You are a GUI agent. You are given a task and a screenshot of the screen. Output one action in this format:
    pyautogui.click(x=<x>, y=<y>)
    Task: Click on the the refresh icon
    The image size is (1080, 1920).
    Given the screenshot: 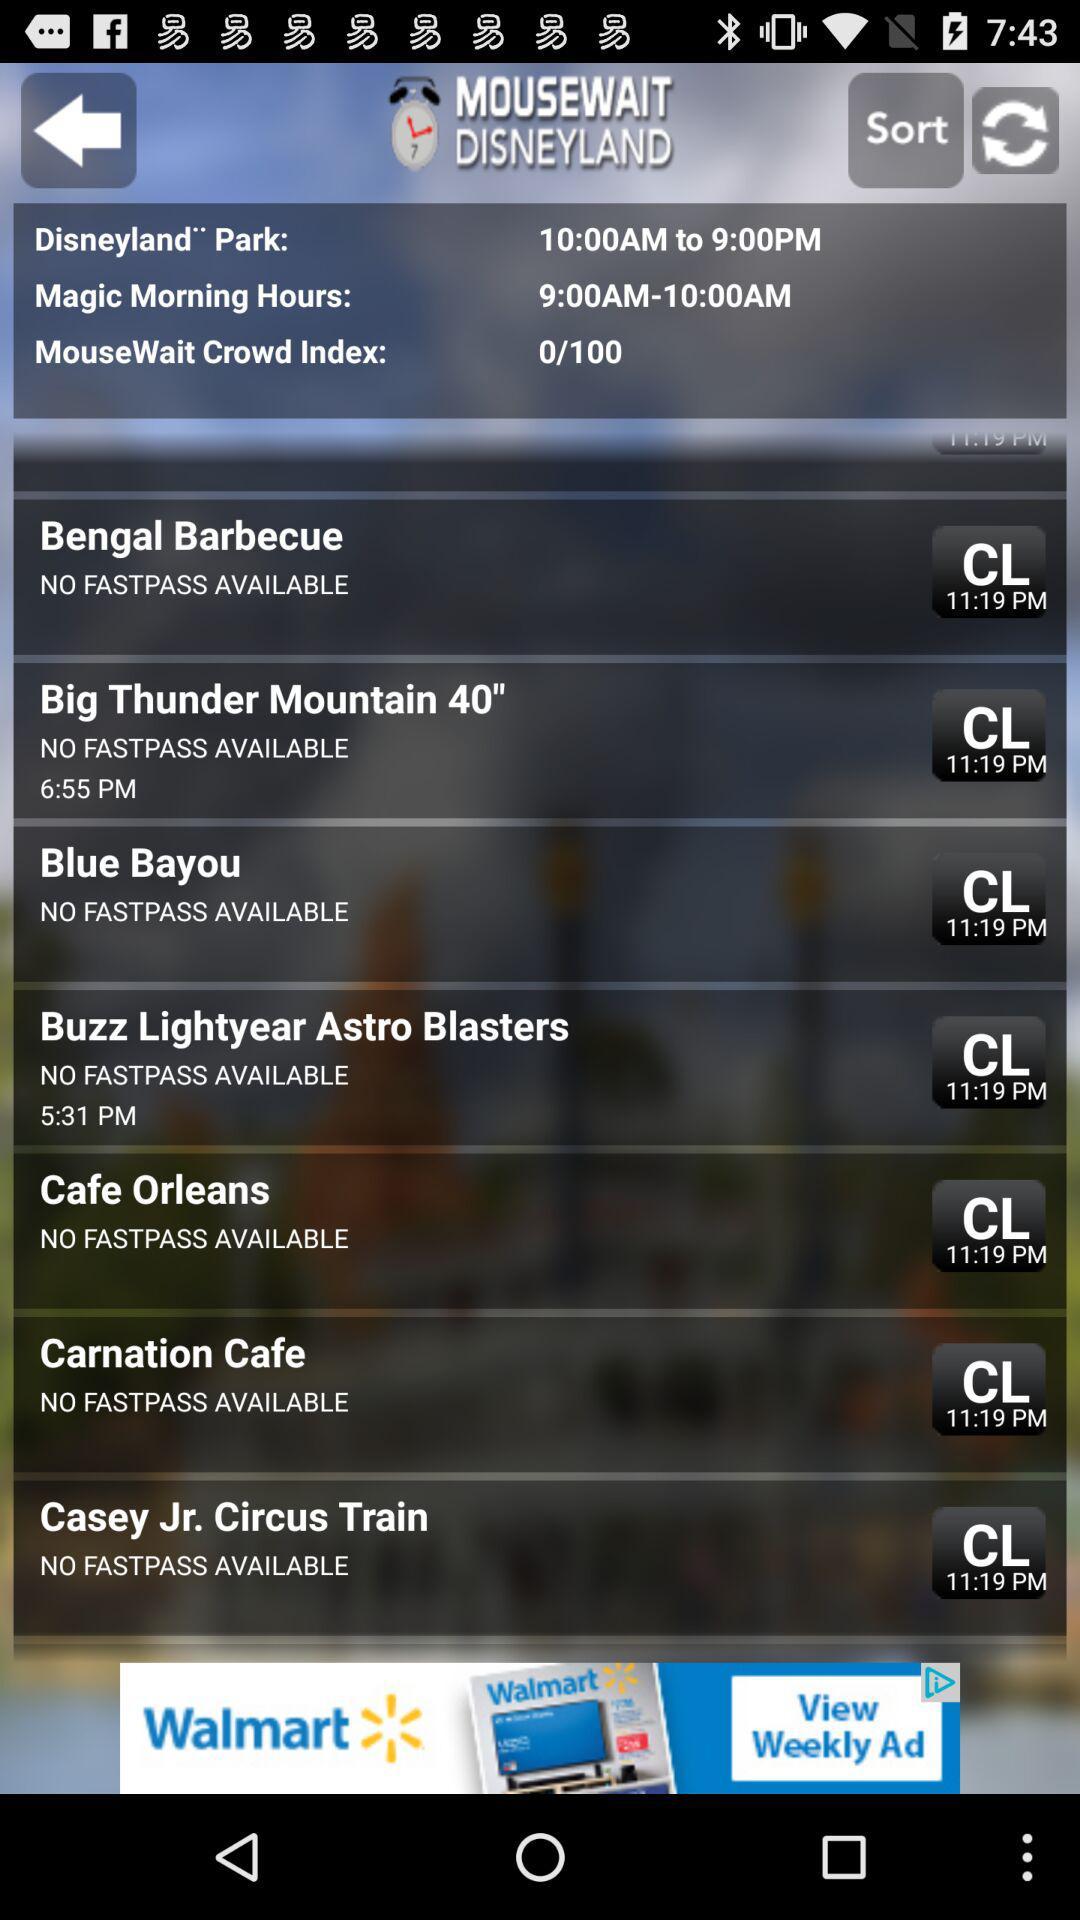 What is the action you would take?
    pyautogui.click(x=1015, y=138)
    